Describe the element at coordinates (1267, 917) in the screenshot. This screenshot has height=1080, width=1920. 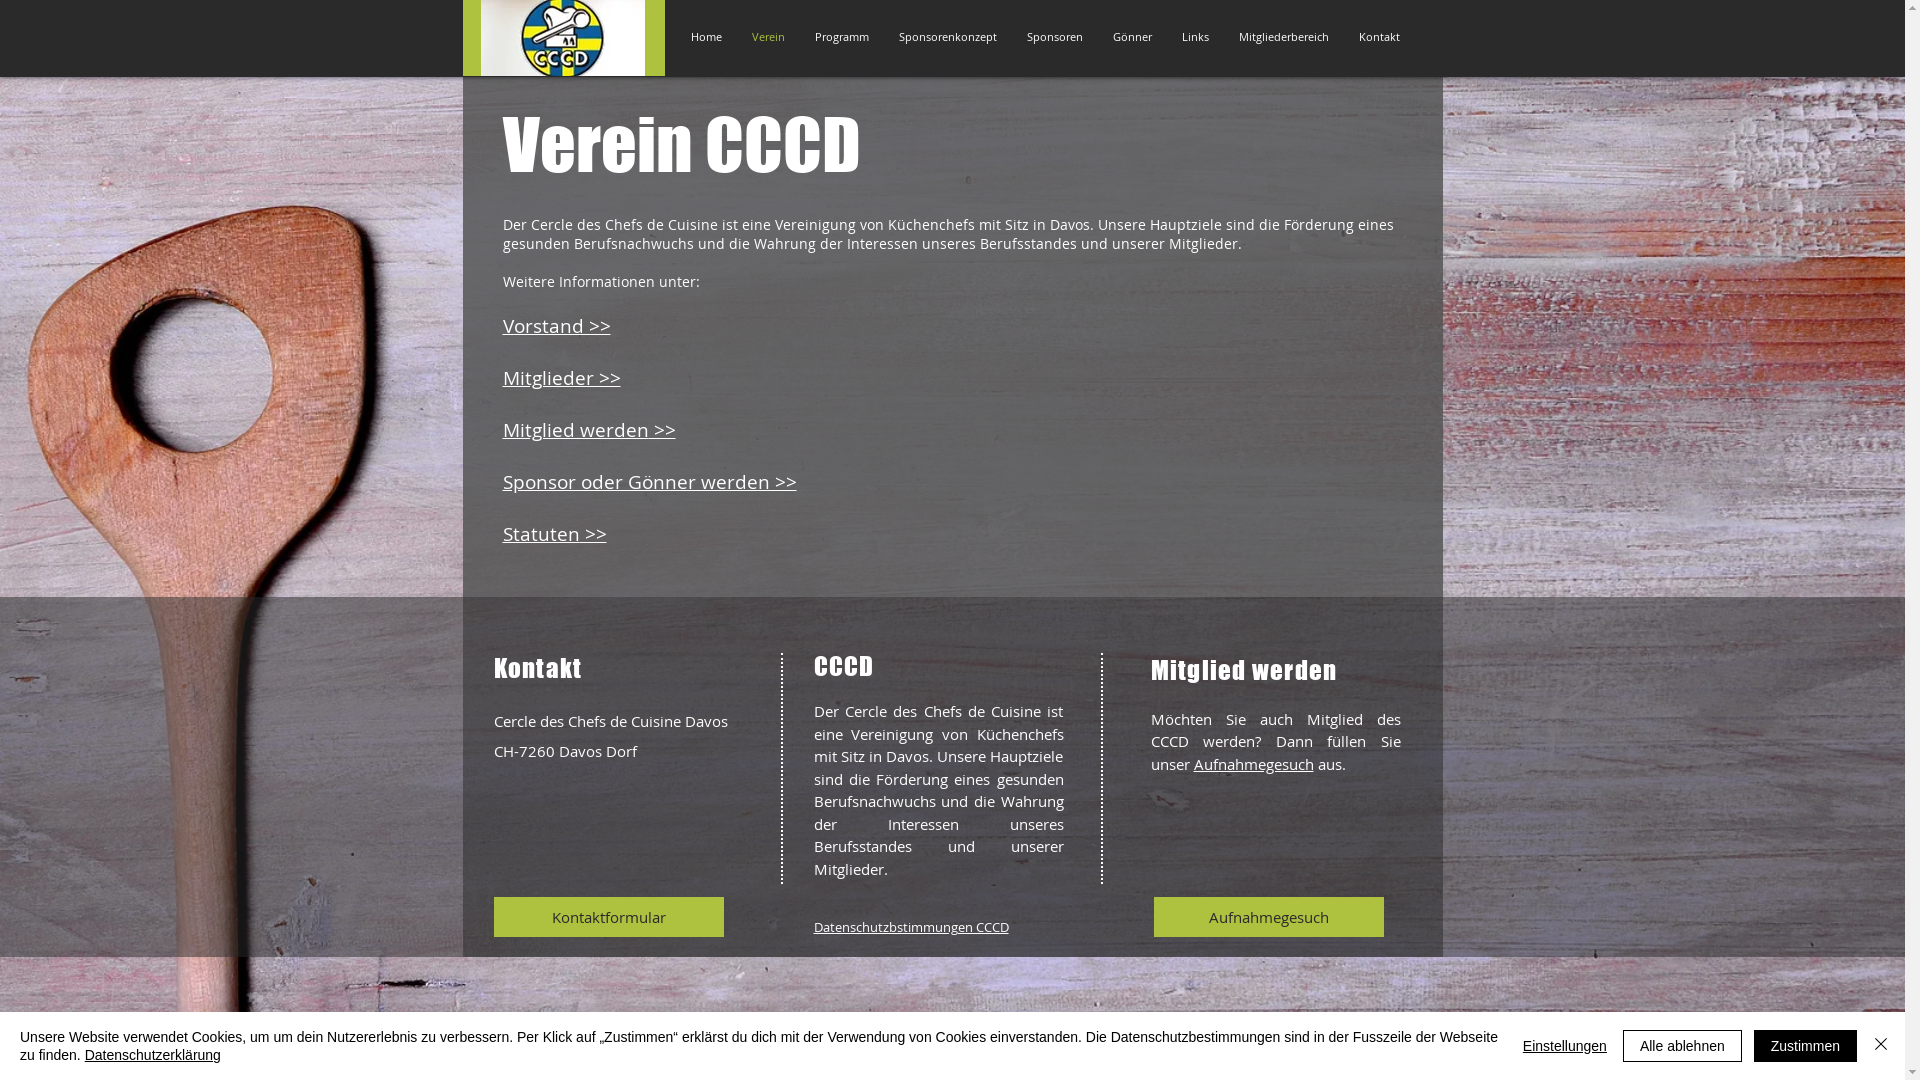
I see `'Aufnahmegesuch'` at that location.